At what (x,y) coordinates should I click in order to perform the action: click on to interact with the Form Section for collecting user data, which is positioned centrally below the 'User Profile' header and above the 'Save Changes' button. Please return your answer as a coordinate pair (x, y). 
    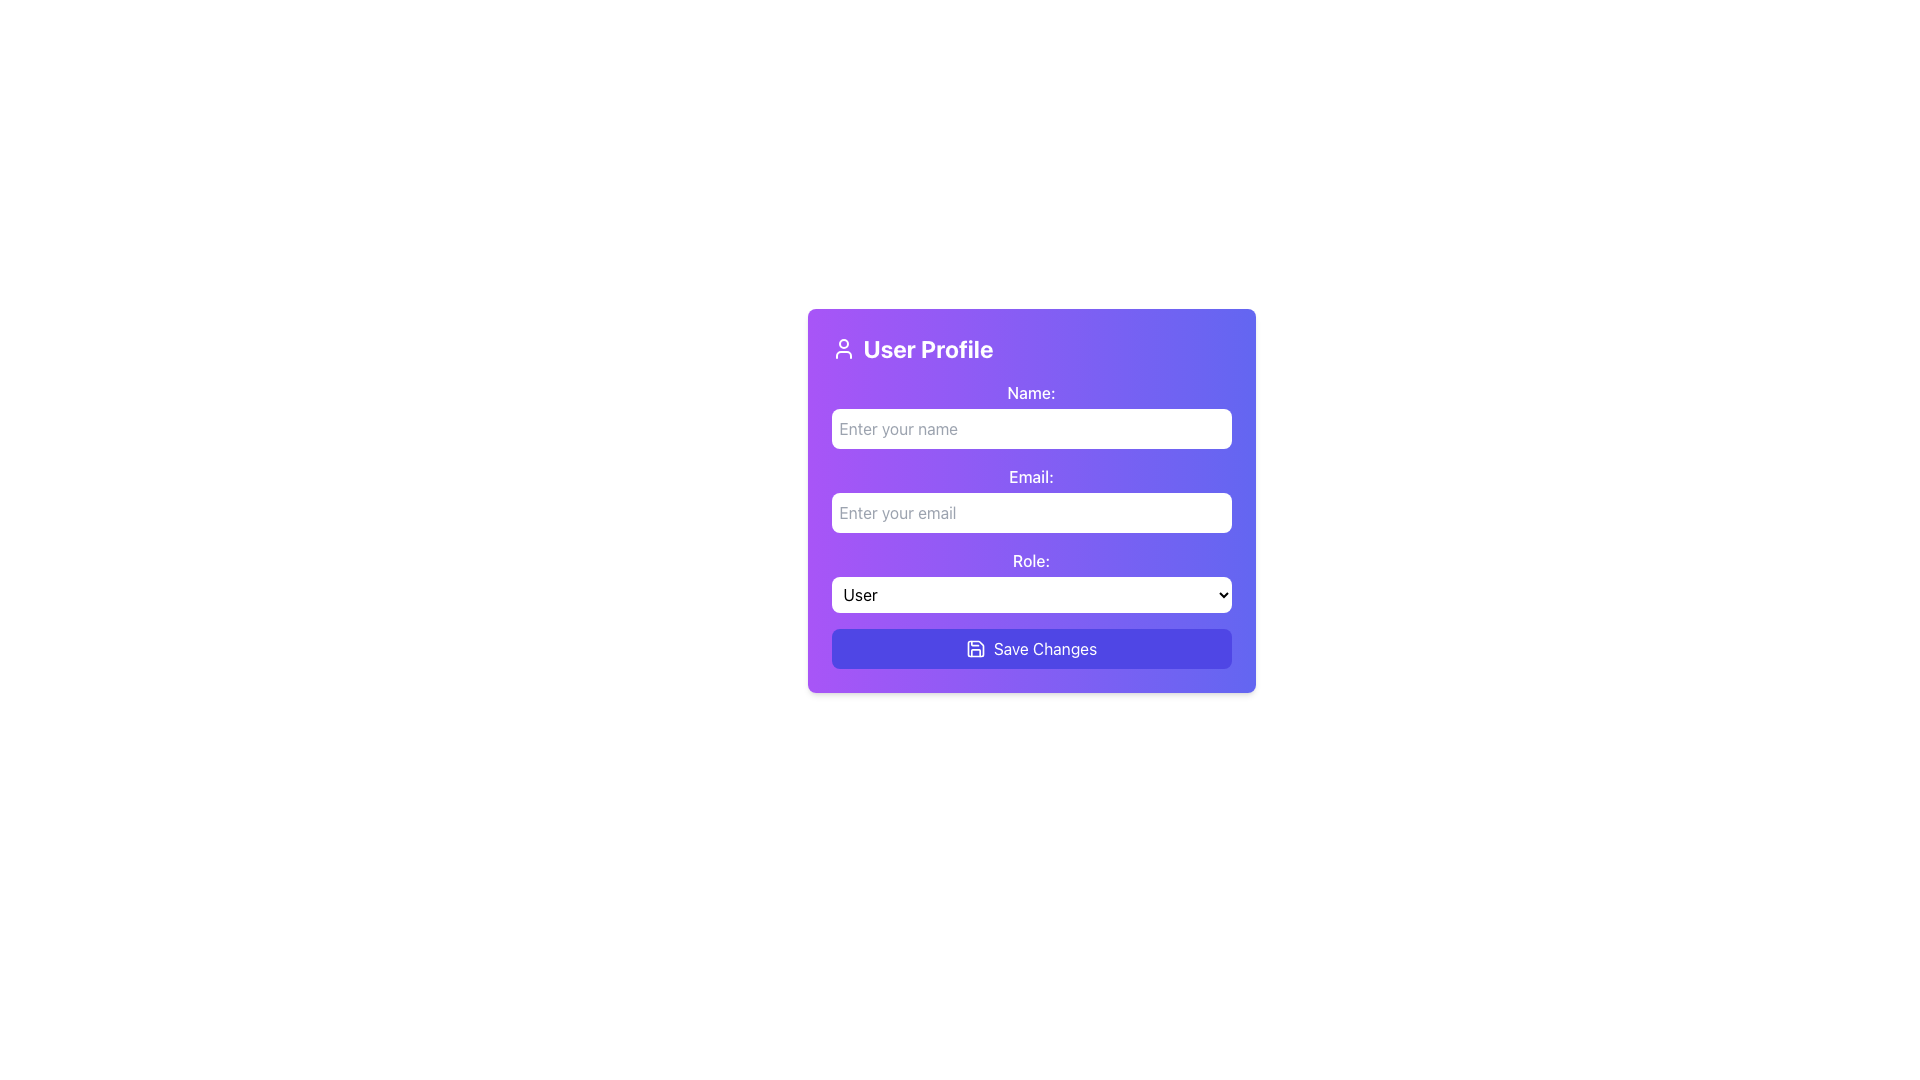
    Looking at the image, I should click on (1031, 523).